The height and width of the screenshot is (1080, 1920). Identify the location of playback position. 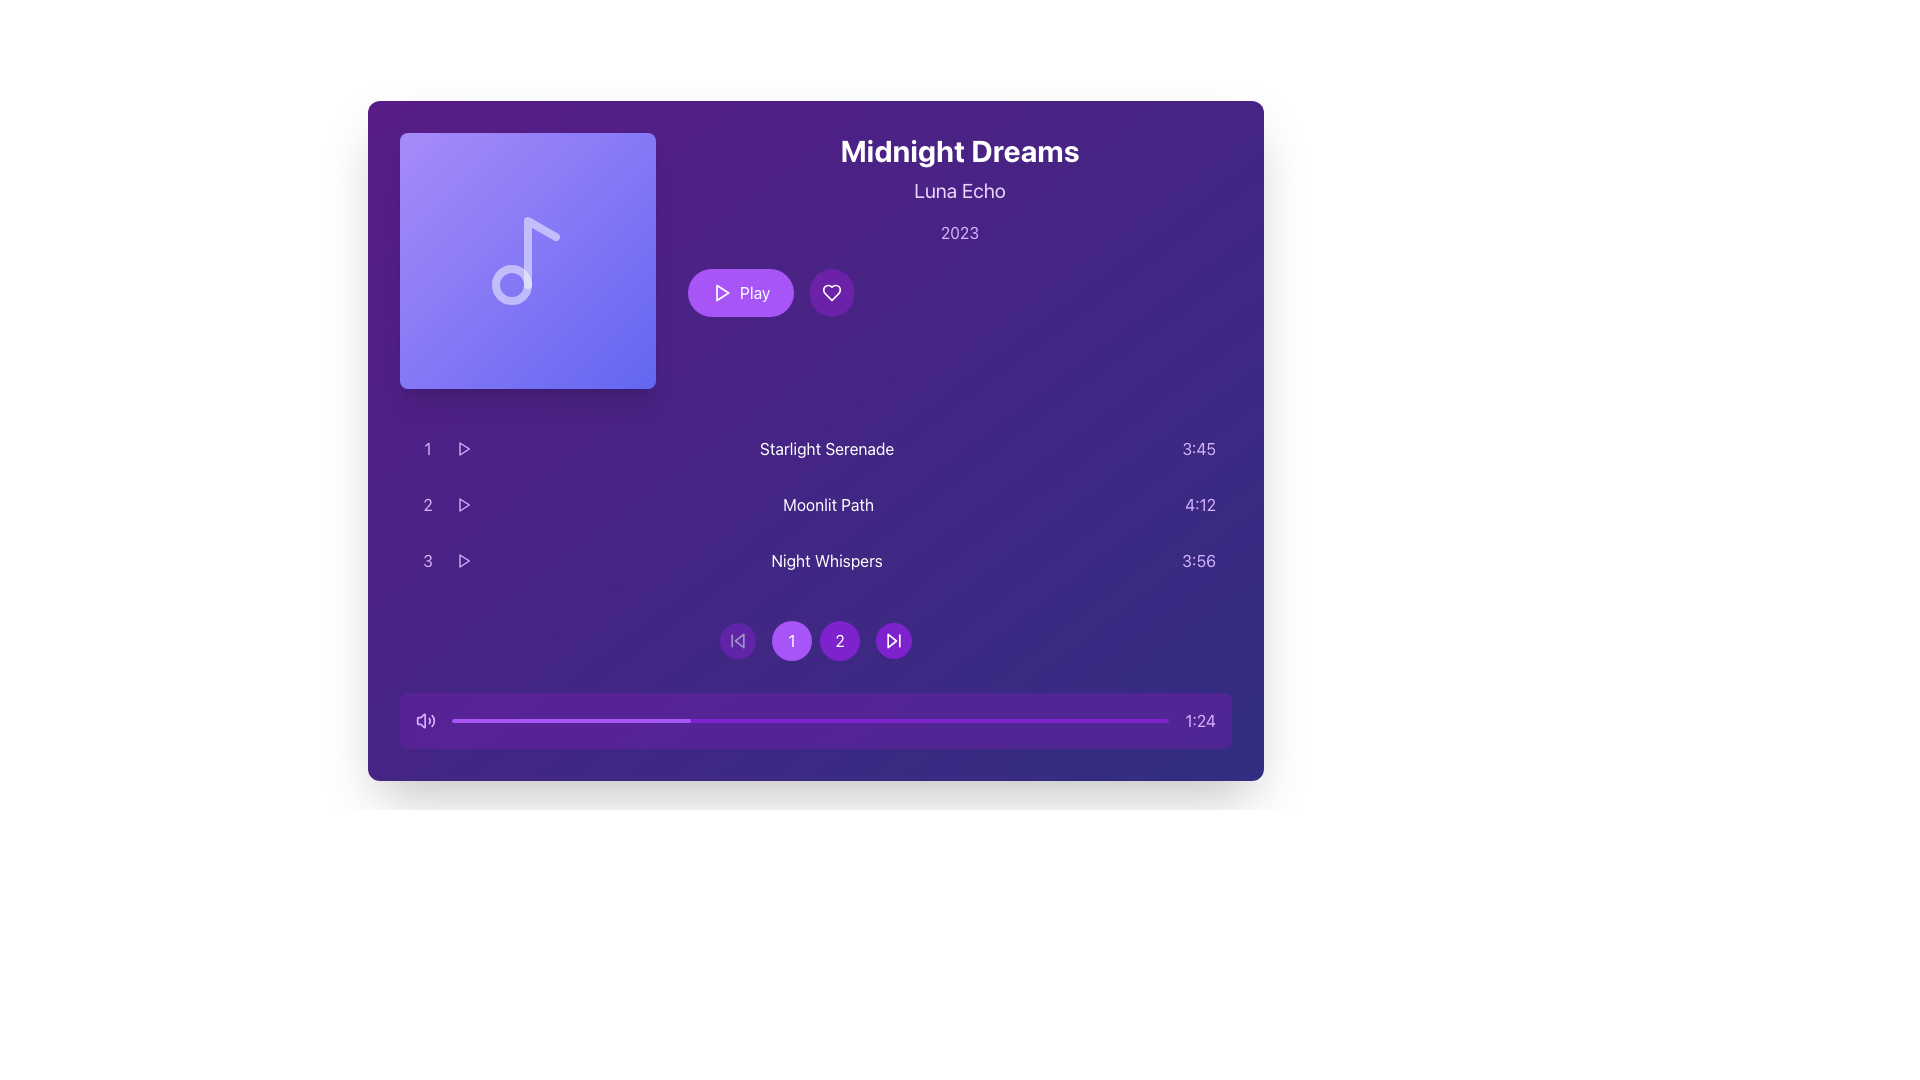
(1140, 721).